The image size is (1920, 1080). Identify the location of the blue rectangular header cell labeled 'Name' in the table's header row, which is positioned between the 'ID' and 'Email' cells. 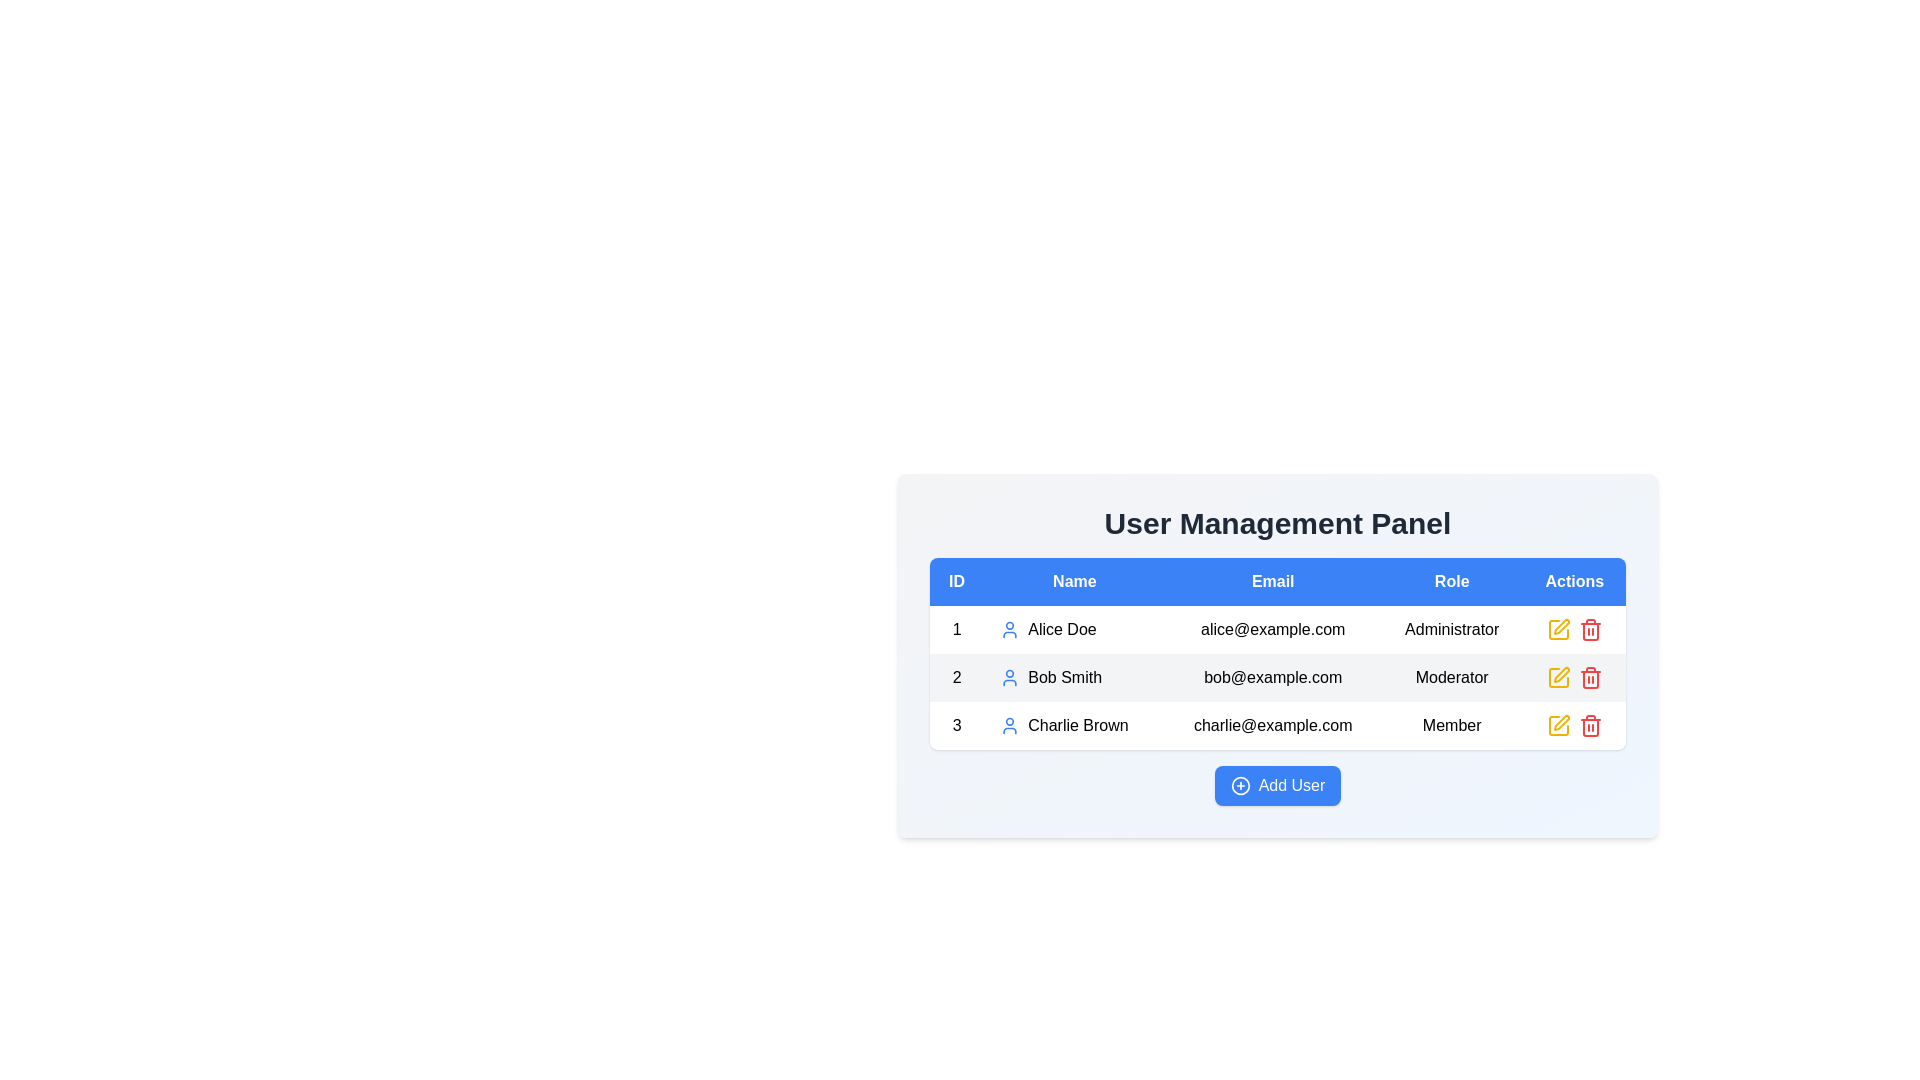
(1073, 582).